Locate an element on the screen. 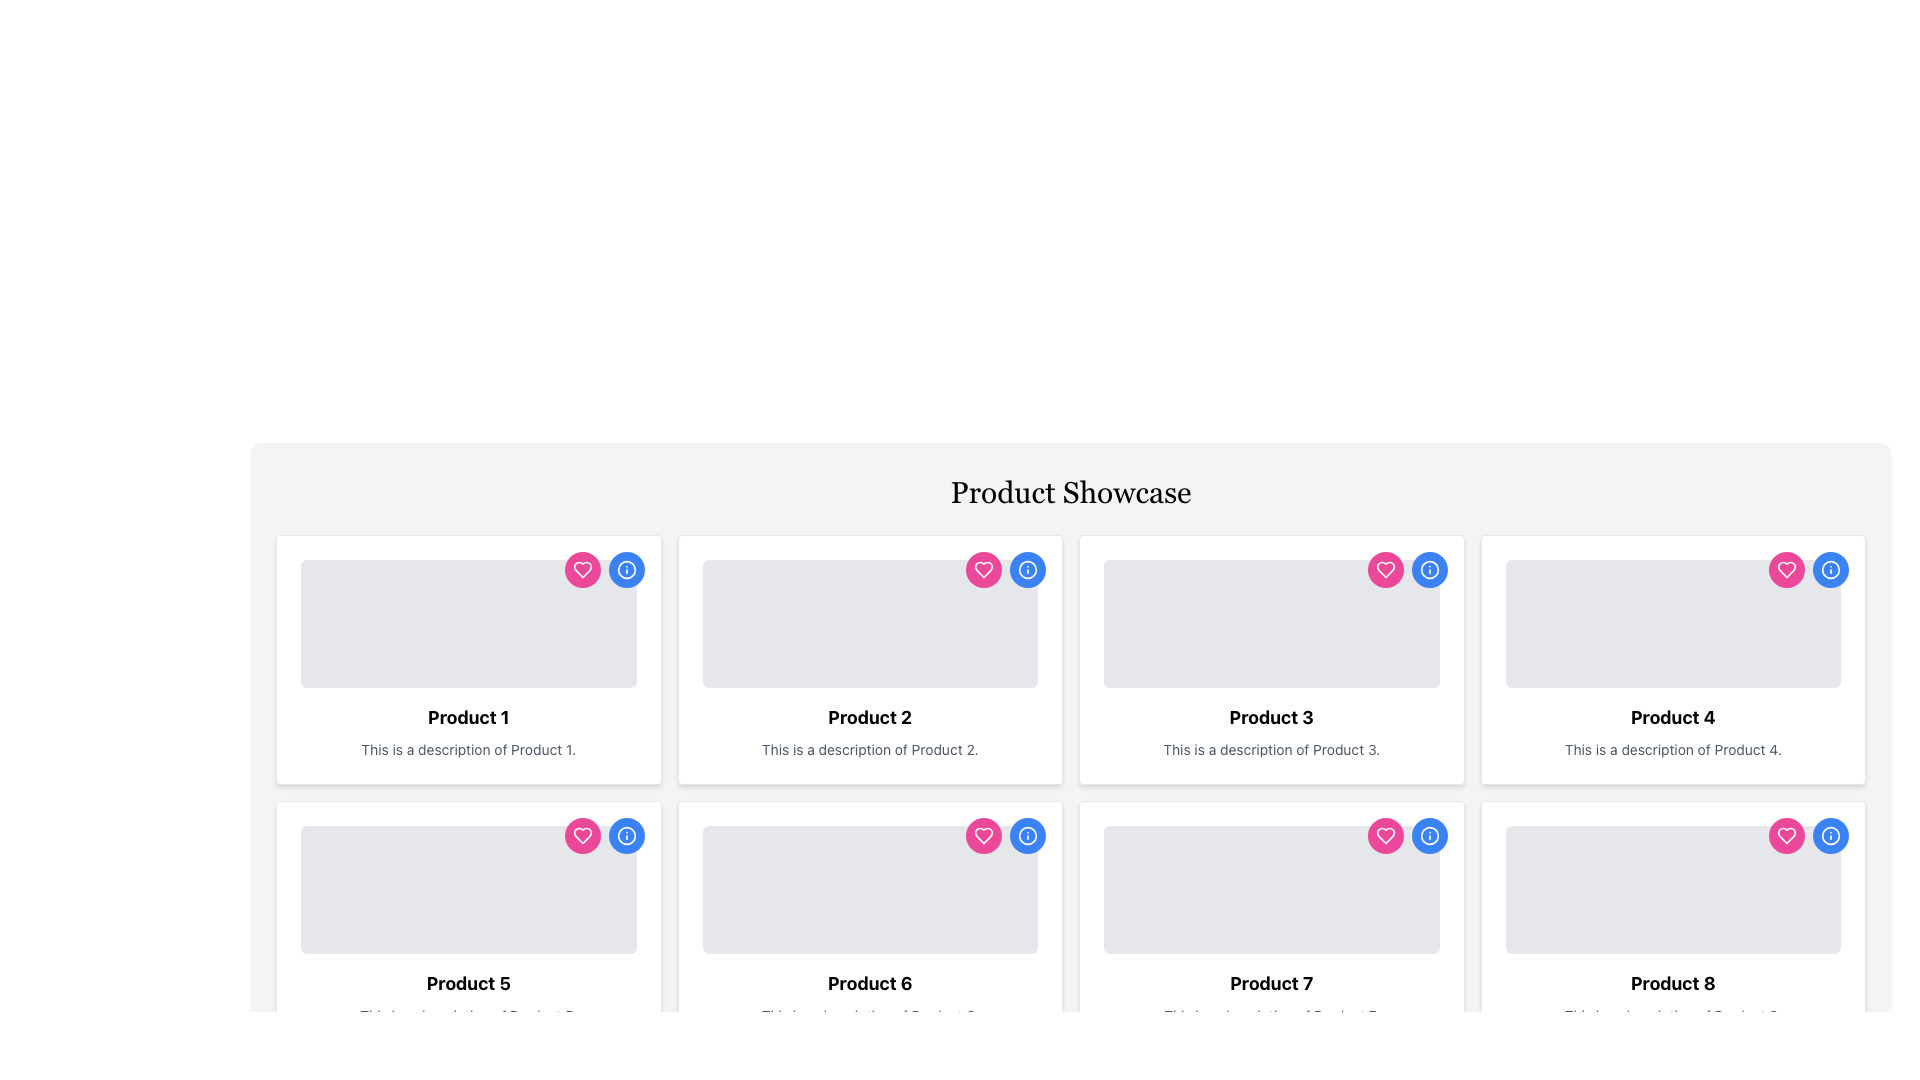 The image size is (1920, 1080). the outer circular part of the blue 'info' icon located at the top-right corner of the 'Product 3' card is located at coordinates (1428, 570).